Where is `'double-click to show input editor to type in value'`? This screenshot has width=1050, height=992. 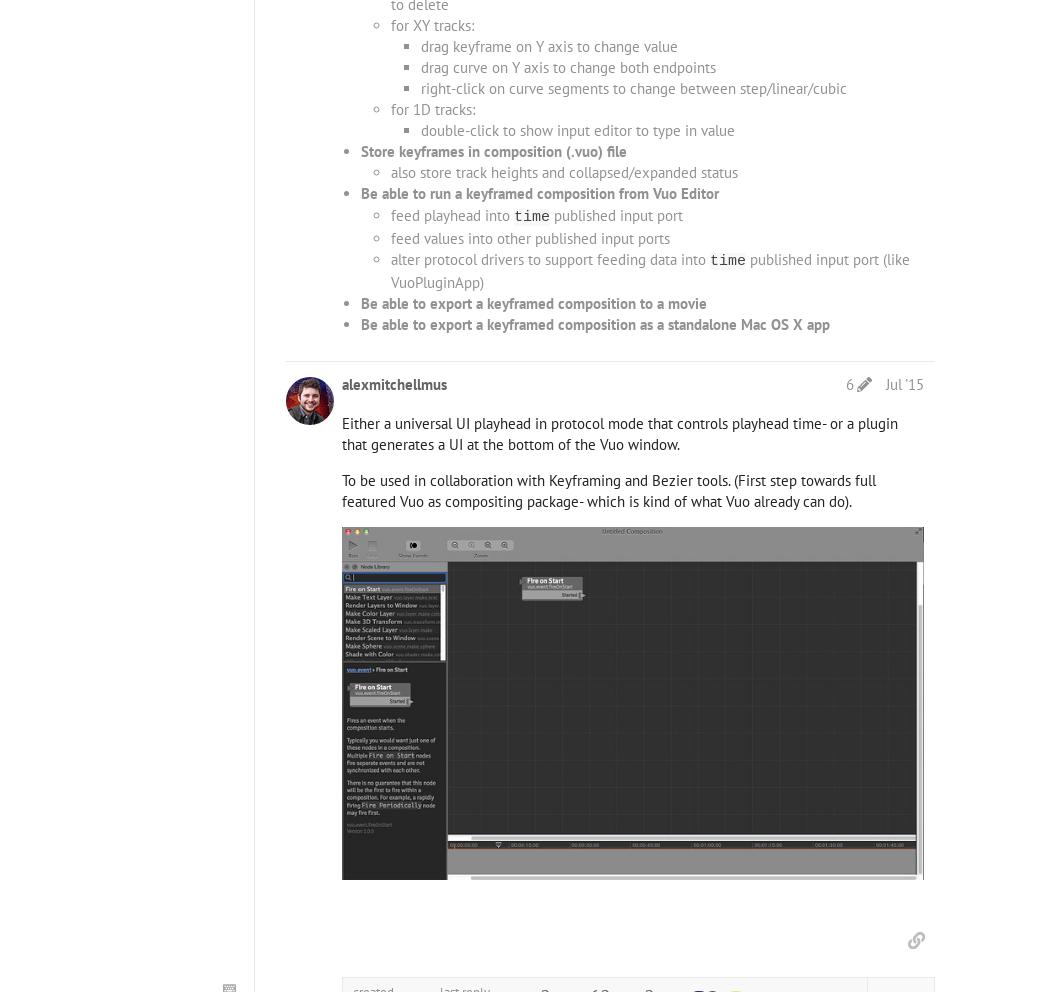
'double-click to show input editor to type in value' is located at coordinates (575, 130).